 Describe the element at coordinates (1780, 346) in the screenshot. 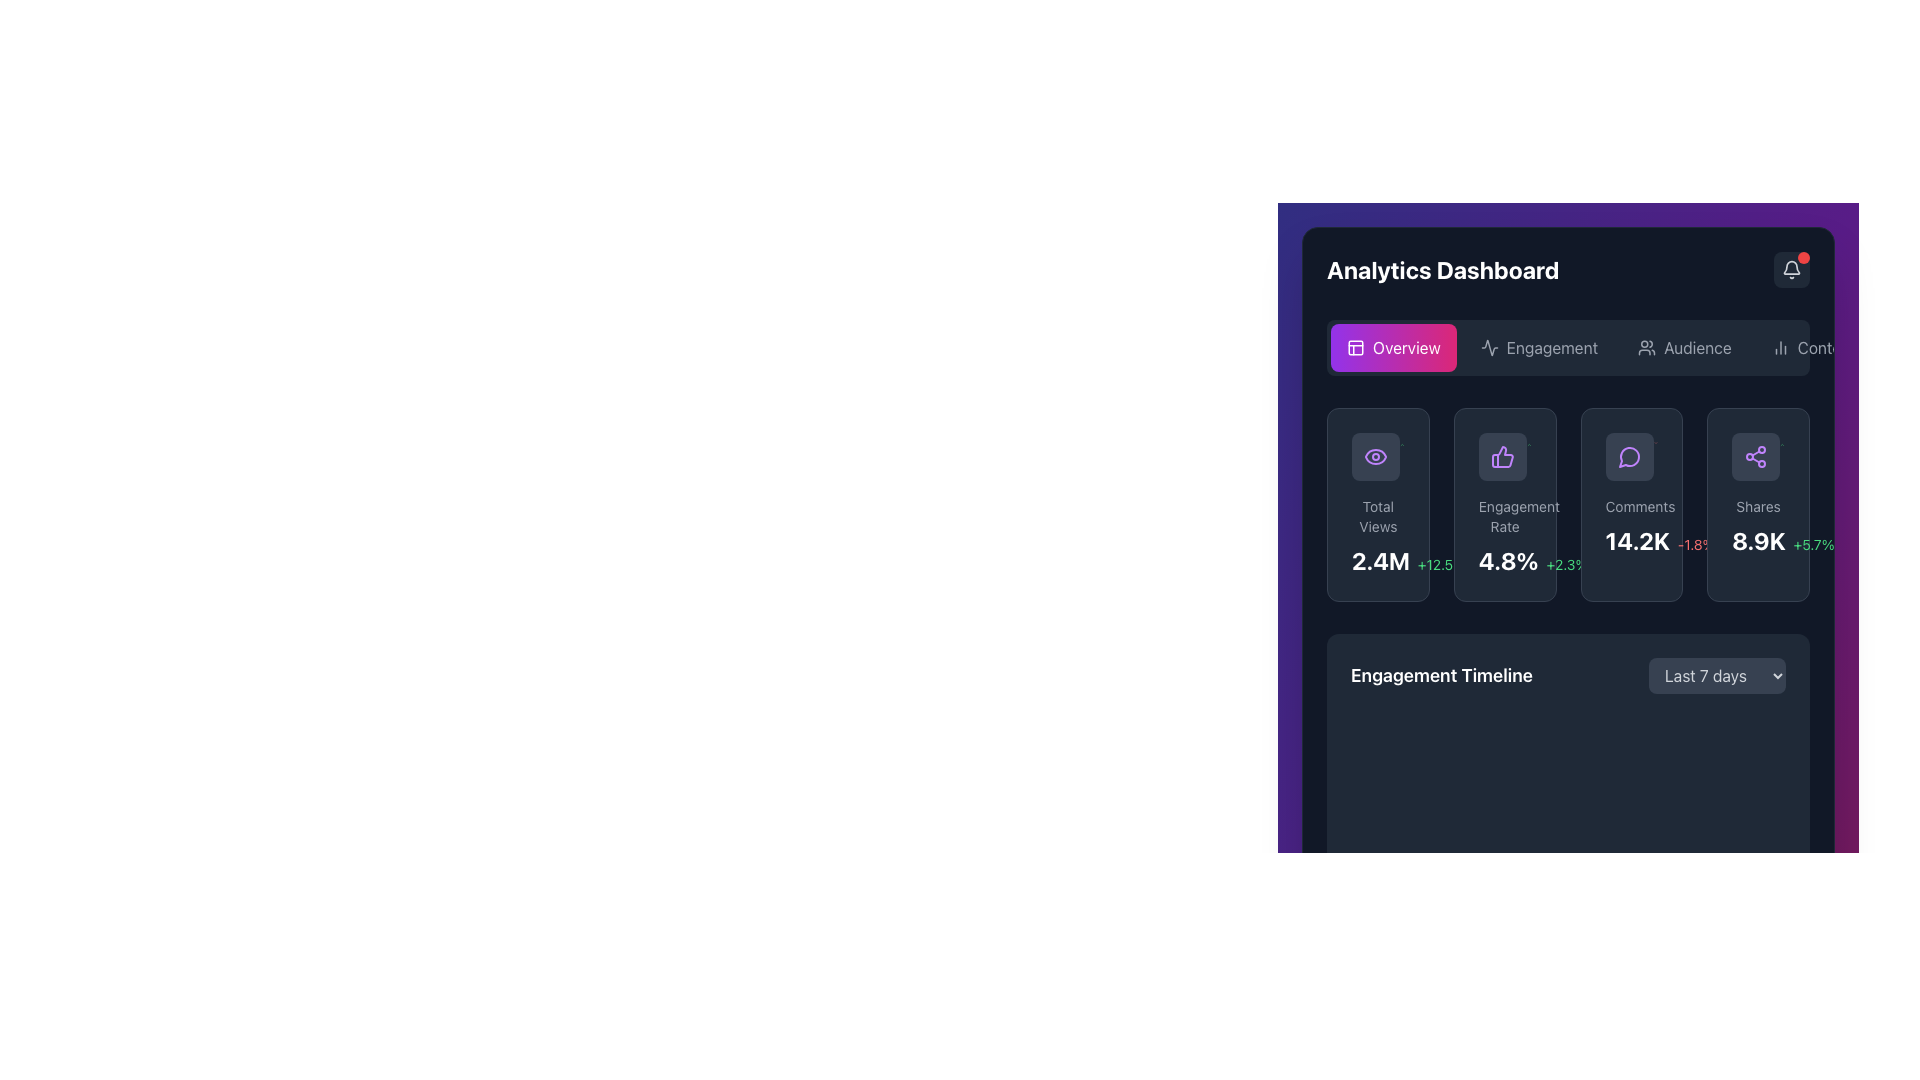

I see `the minimalist bar chart icon located at the end of the top navigation bar, to interact with the linked feature or section` at that location.